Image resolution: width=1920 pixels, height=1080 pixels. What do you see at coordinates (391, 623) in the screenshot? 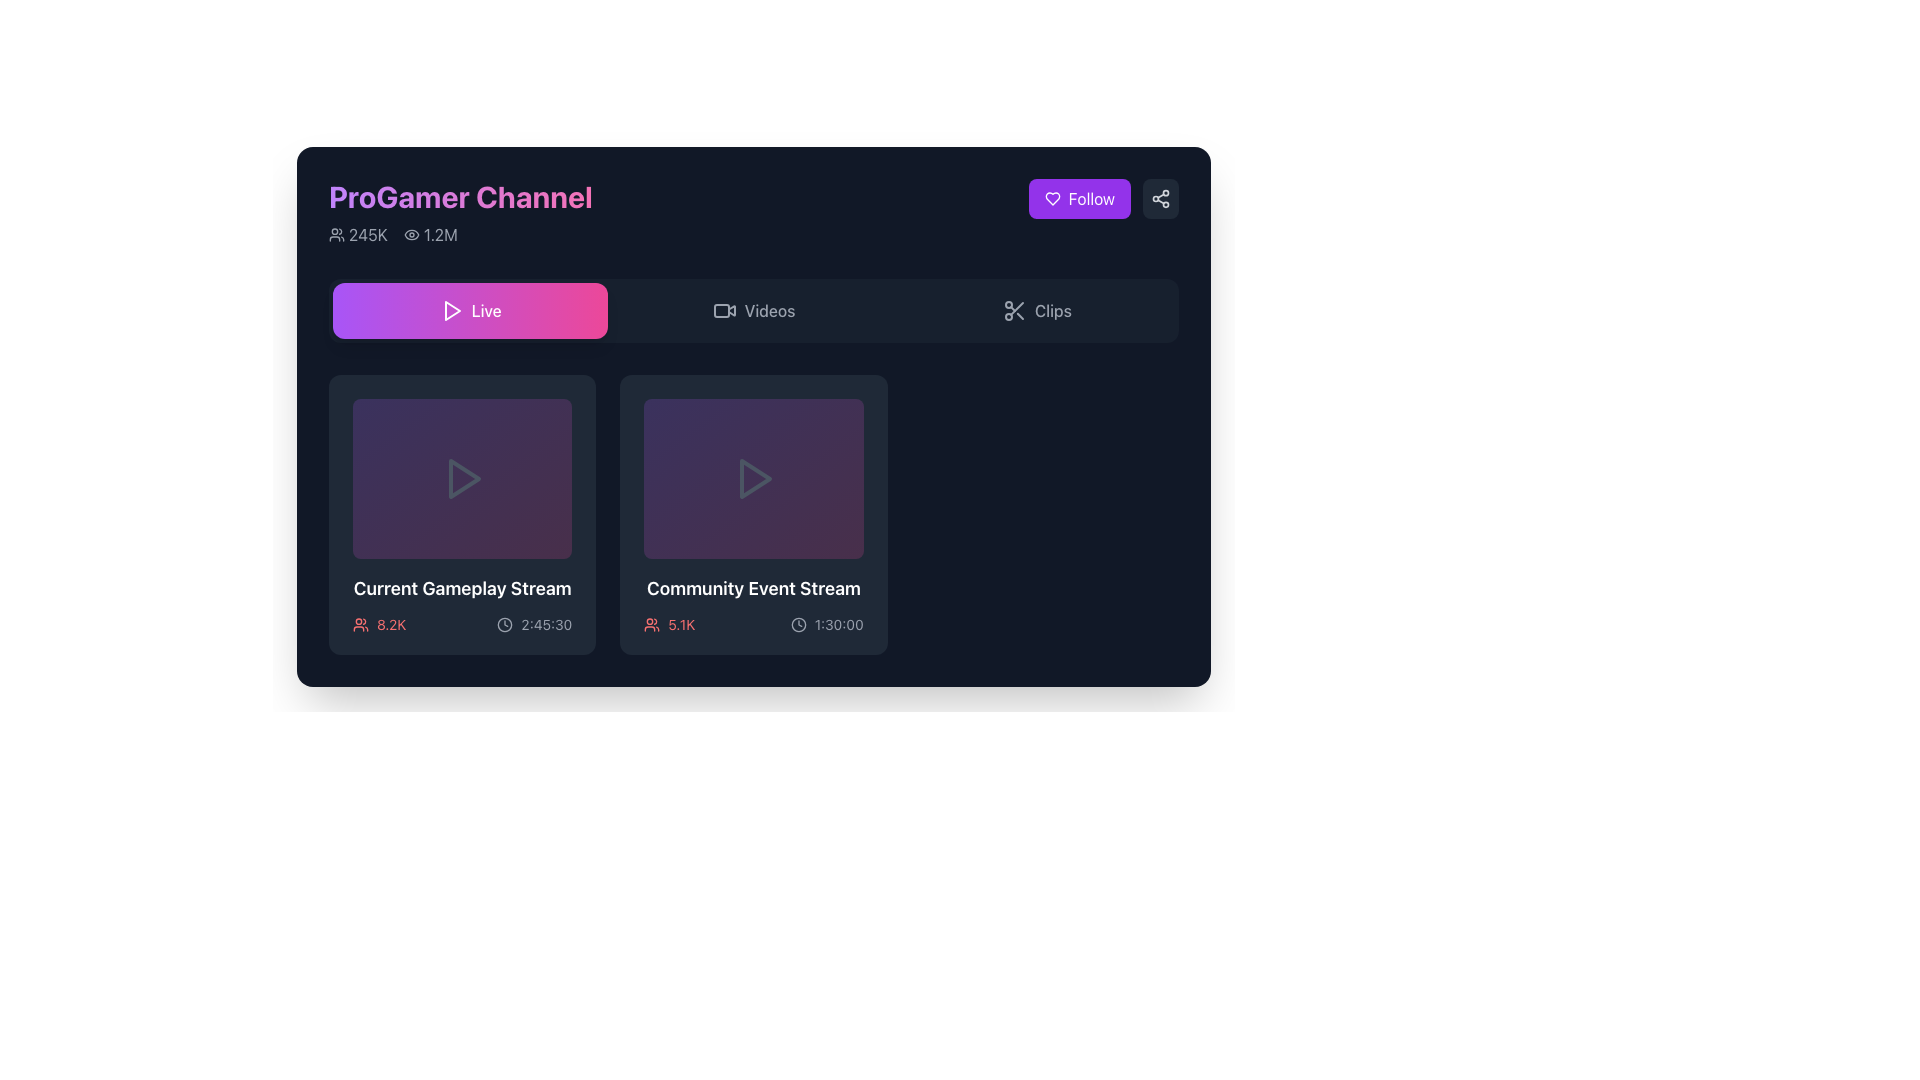
I see `value displayed in the text label showing '8.2K' in red color, which signifies a user-related metric and is located near a user icon in the bottom-left area of the 'Current Gameplay Stream' card` at bounding box center [391, 623].